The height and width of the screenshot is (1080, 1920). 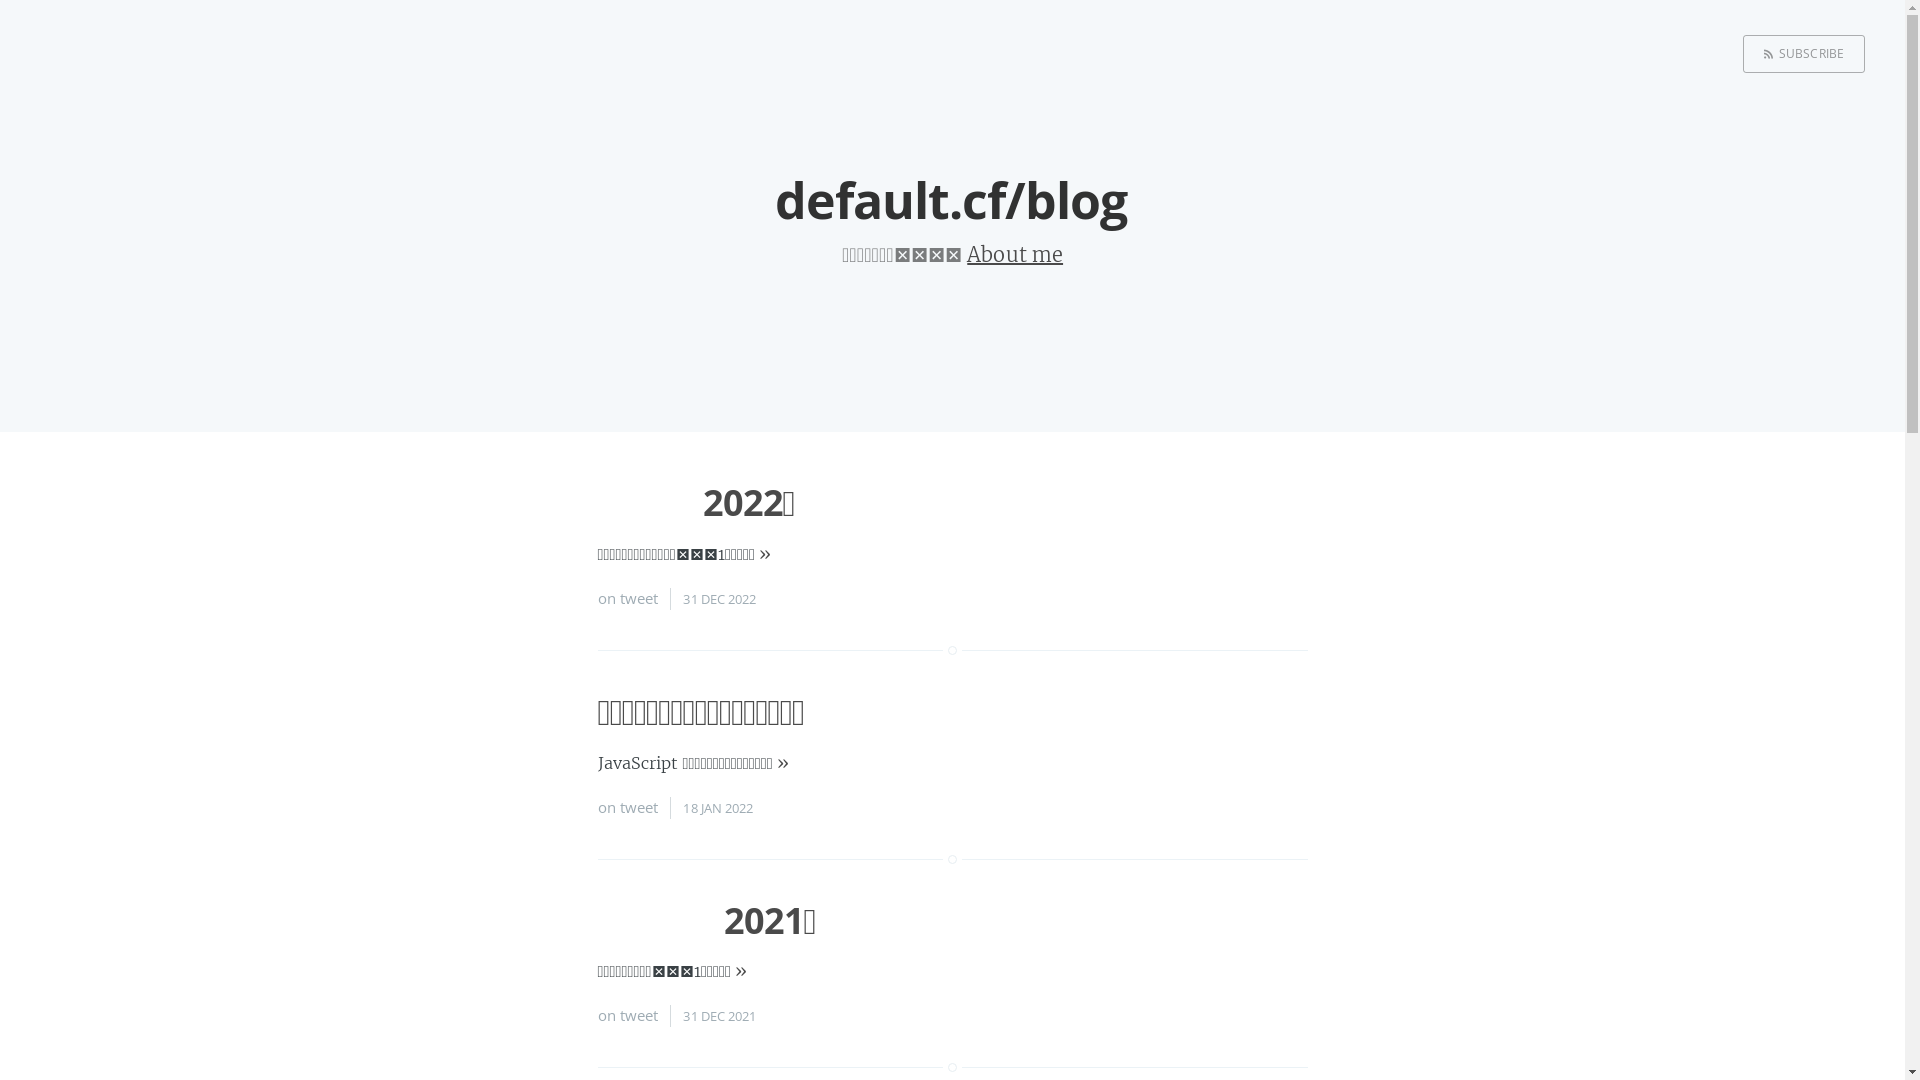 What do you see at coordinates (966, 253) in the screenshot?
I see `'About me'` at bounding box center [966, 253].